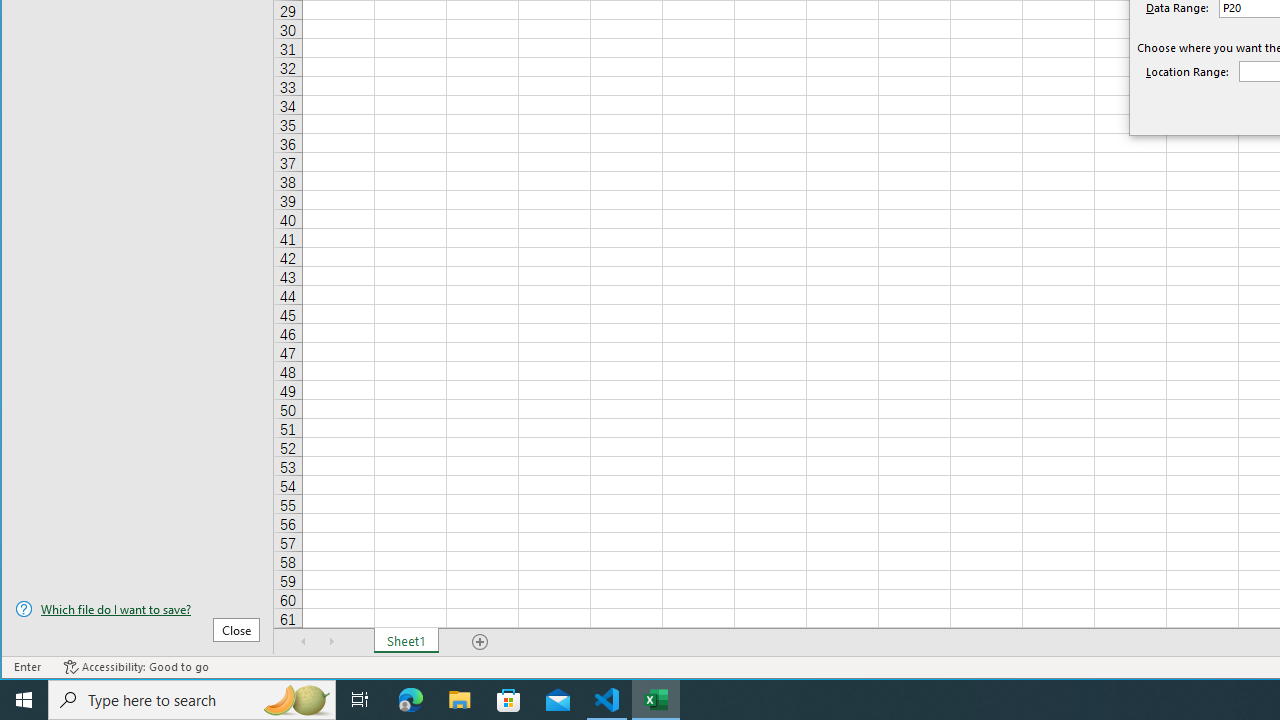 This screenshot has width=1280, height=720. Describe the element at coordinates (303, 641) in the screenshot. I see `'Scroll Left'` at that location.